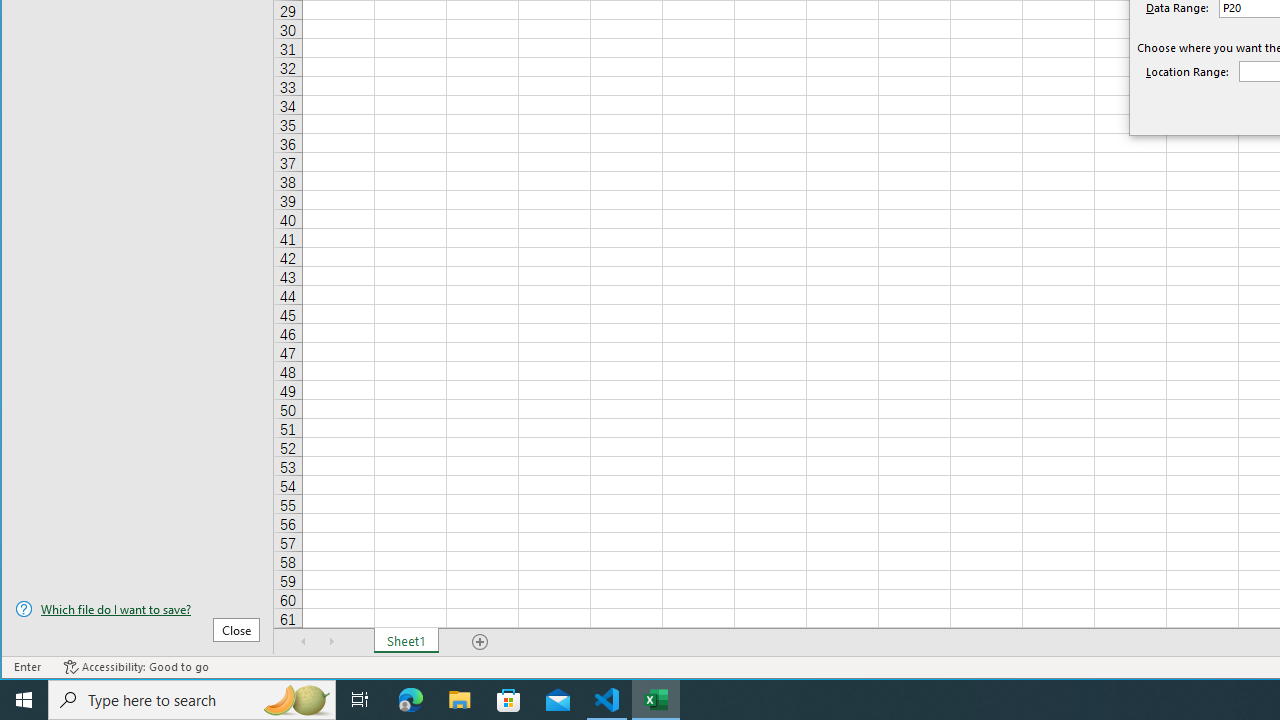 This screenshot has width=1280, height=720. Describe the element at coordinates (303, 641) in the screenshot. I see `'Scroll Left'` at that location.